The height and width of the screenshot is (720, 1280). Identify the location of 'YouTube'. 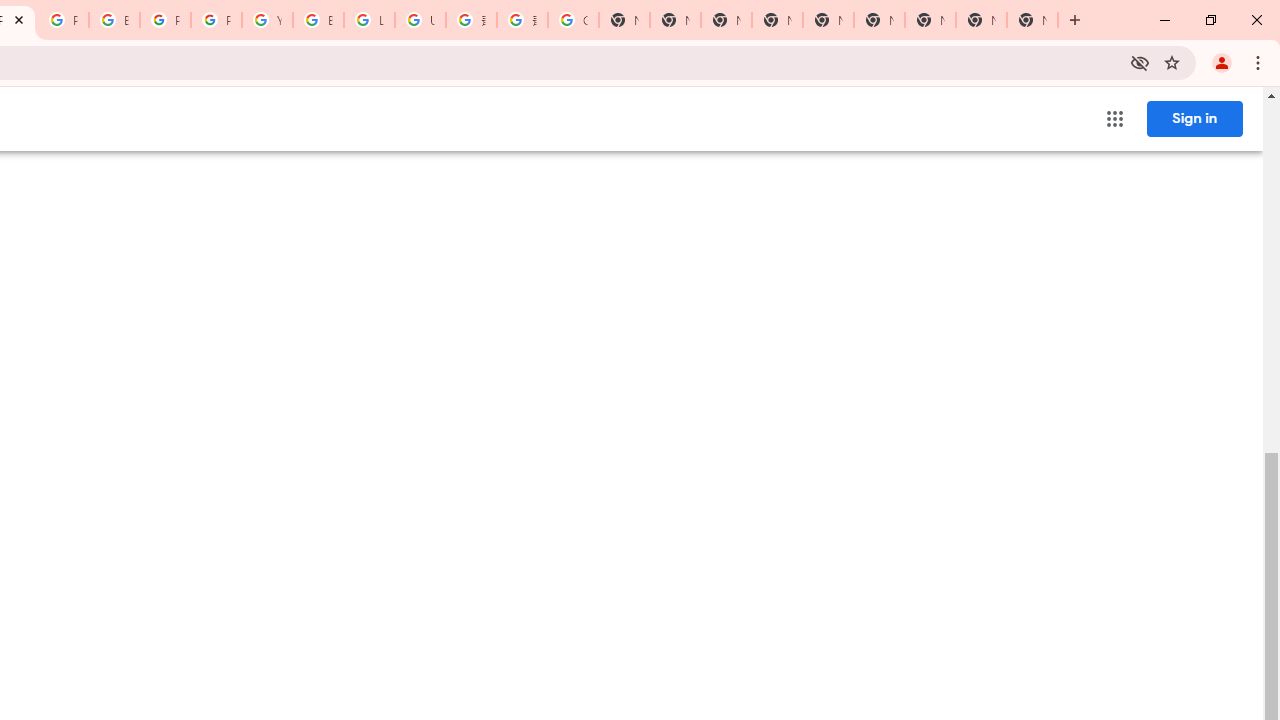
(266, 20).